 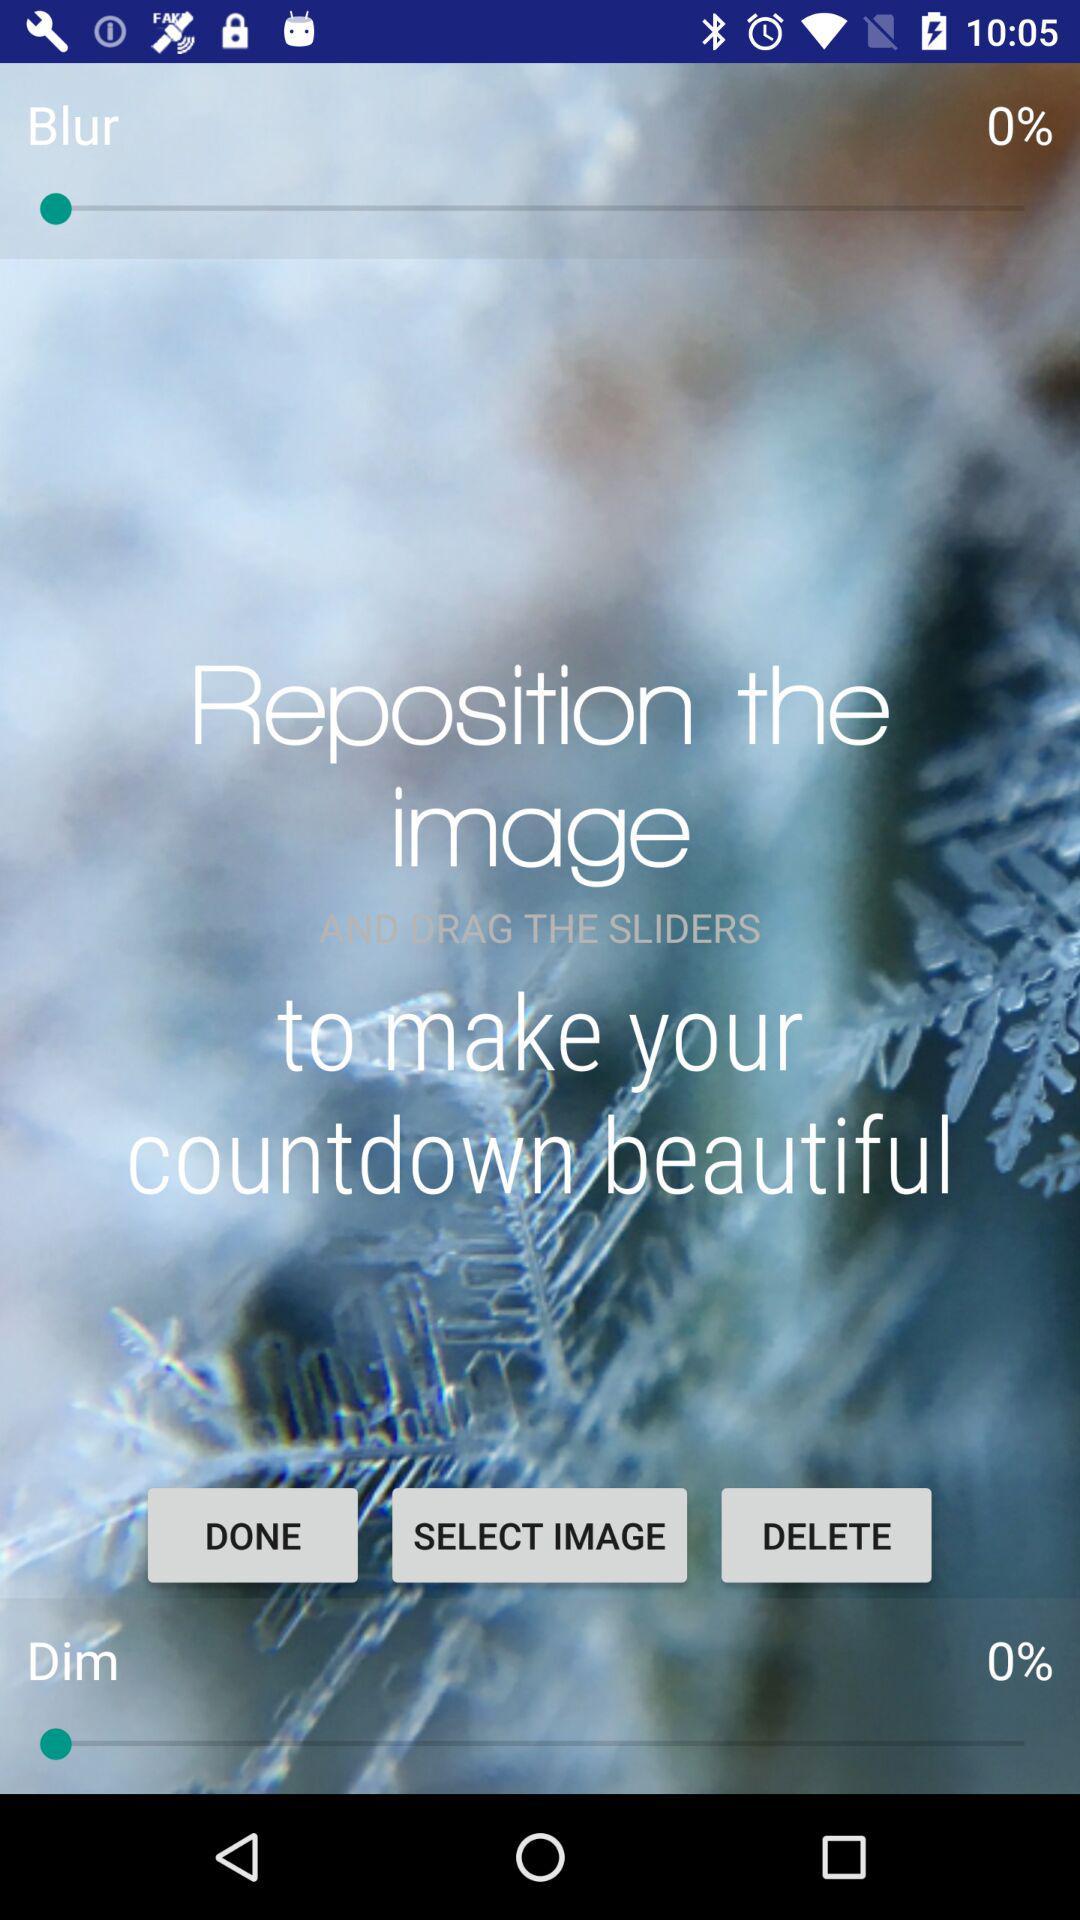 I want to click on item to the right of done item, so click(x=538, y=1534).